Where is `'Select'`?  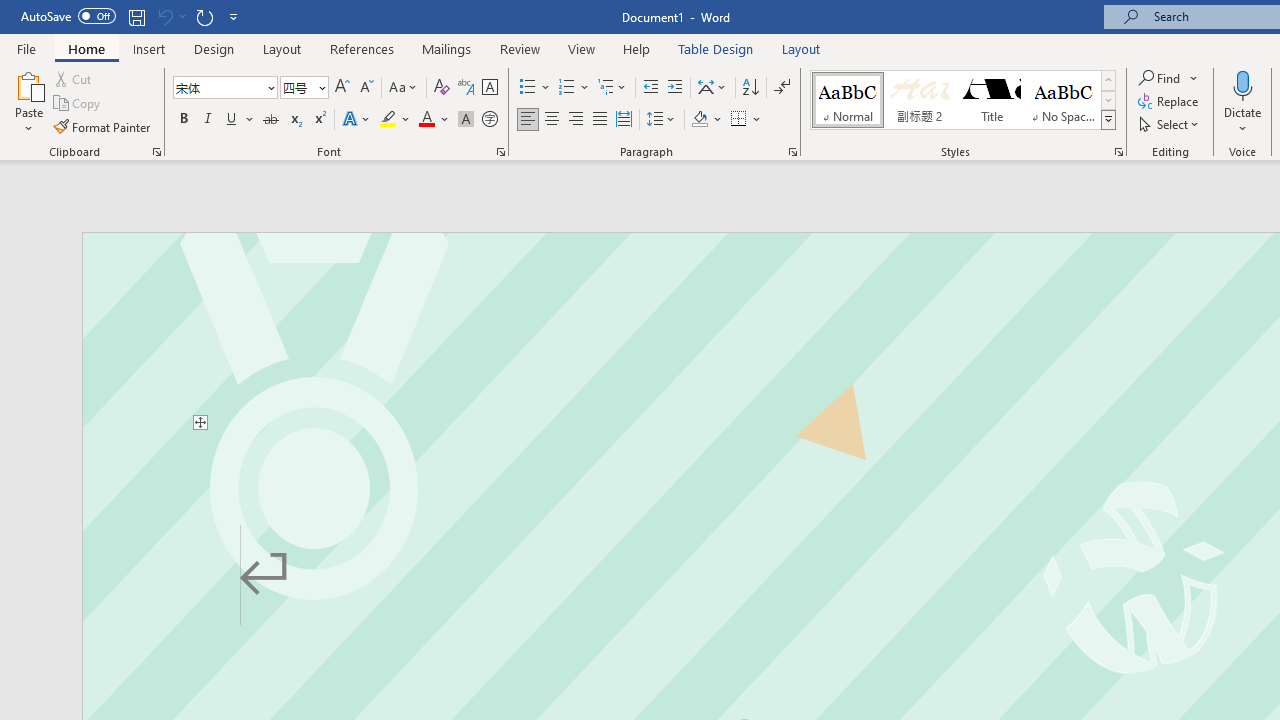 'Select' is located at coordinates (1170, 124).